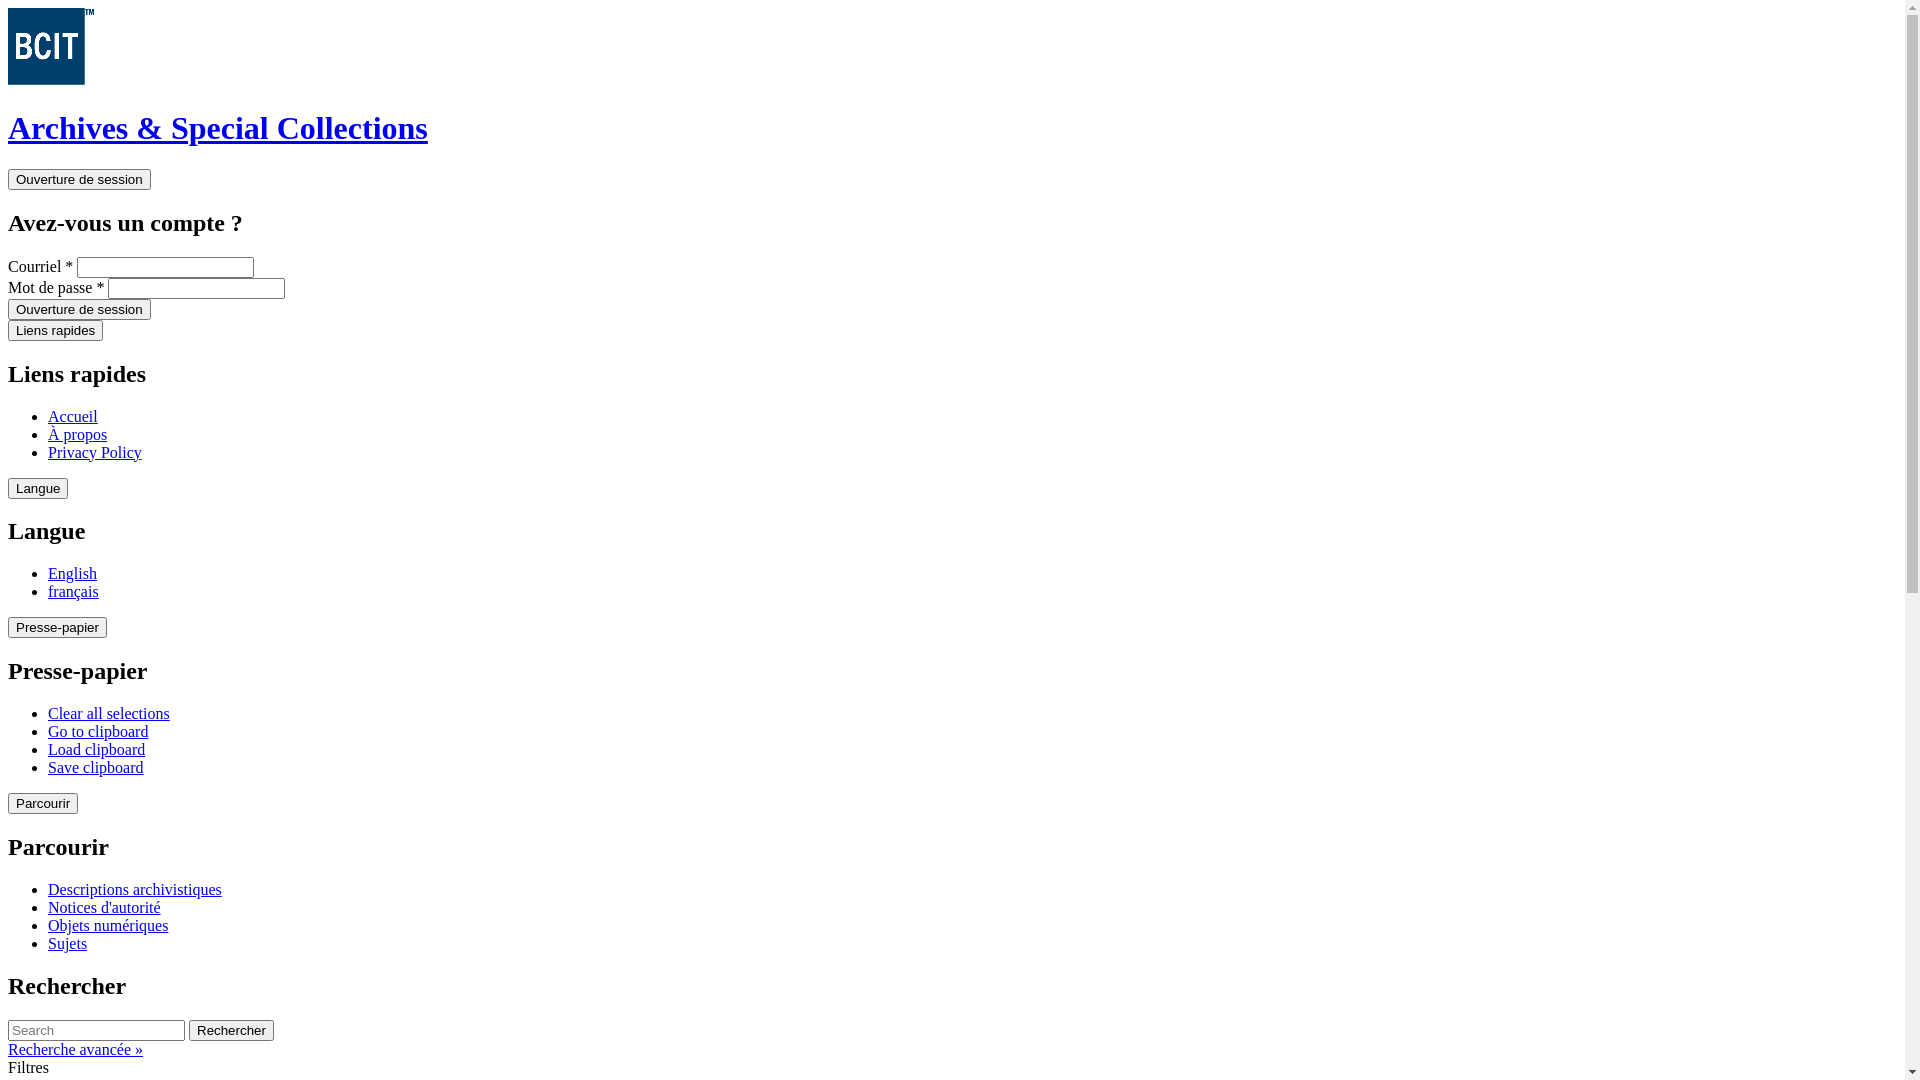 This screenshot has height=1080, width=1920. I want to click on 'Sujets', so click(67, 943).